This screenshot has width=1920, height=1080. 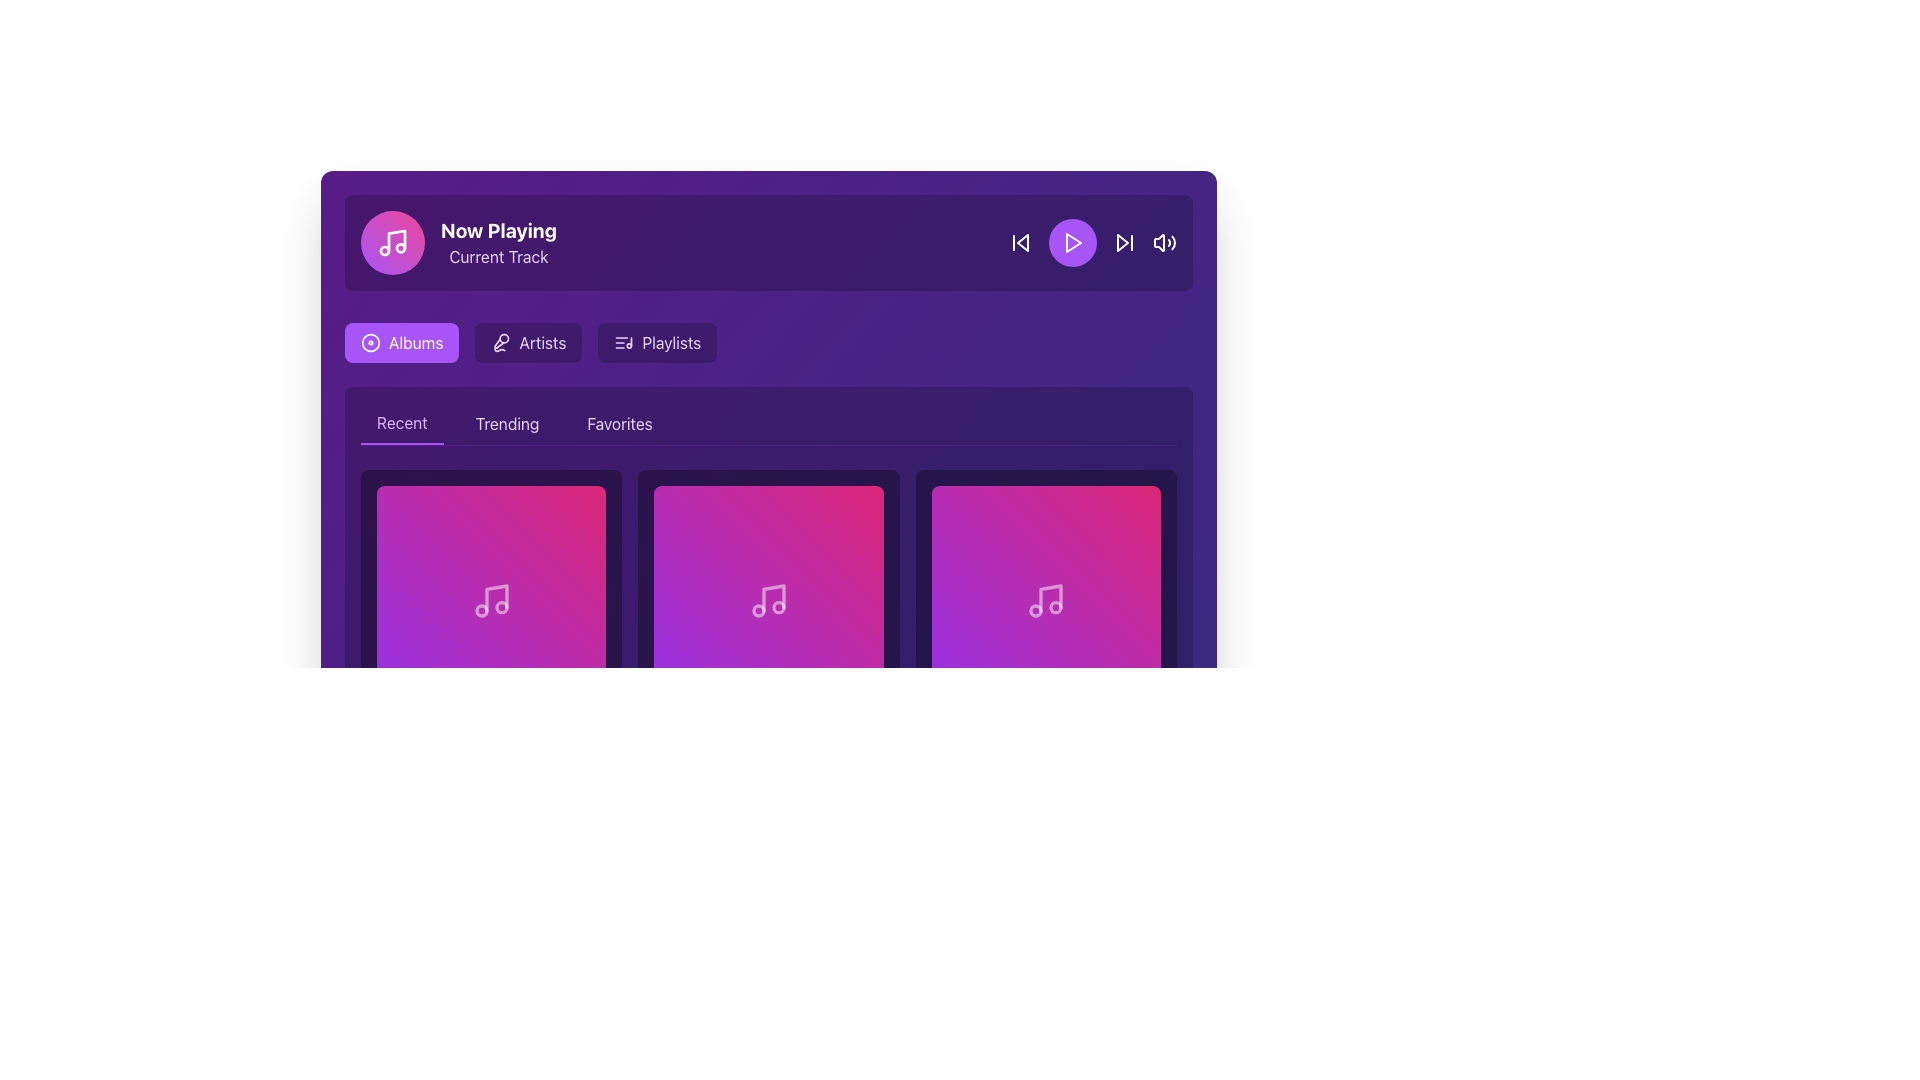 I want to click on small circle SVG element that is the leftmost of two circular components at the bottom-right of the music icon, so click(x=1036, y=609).